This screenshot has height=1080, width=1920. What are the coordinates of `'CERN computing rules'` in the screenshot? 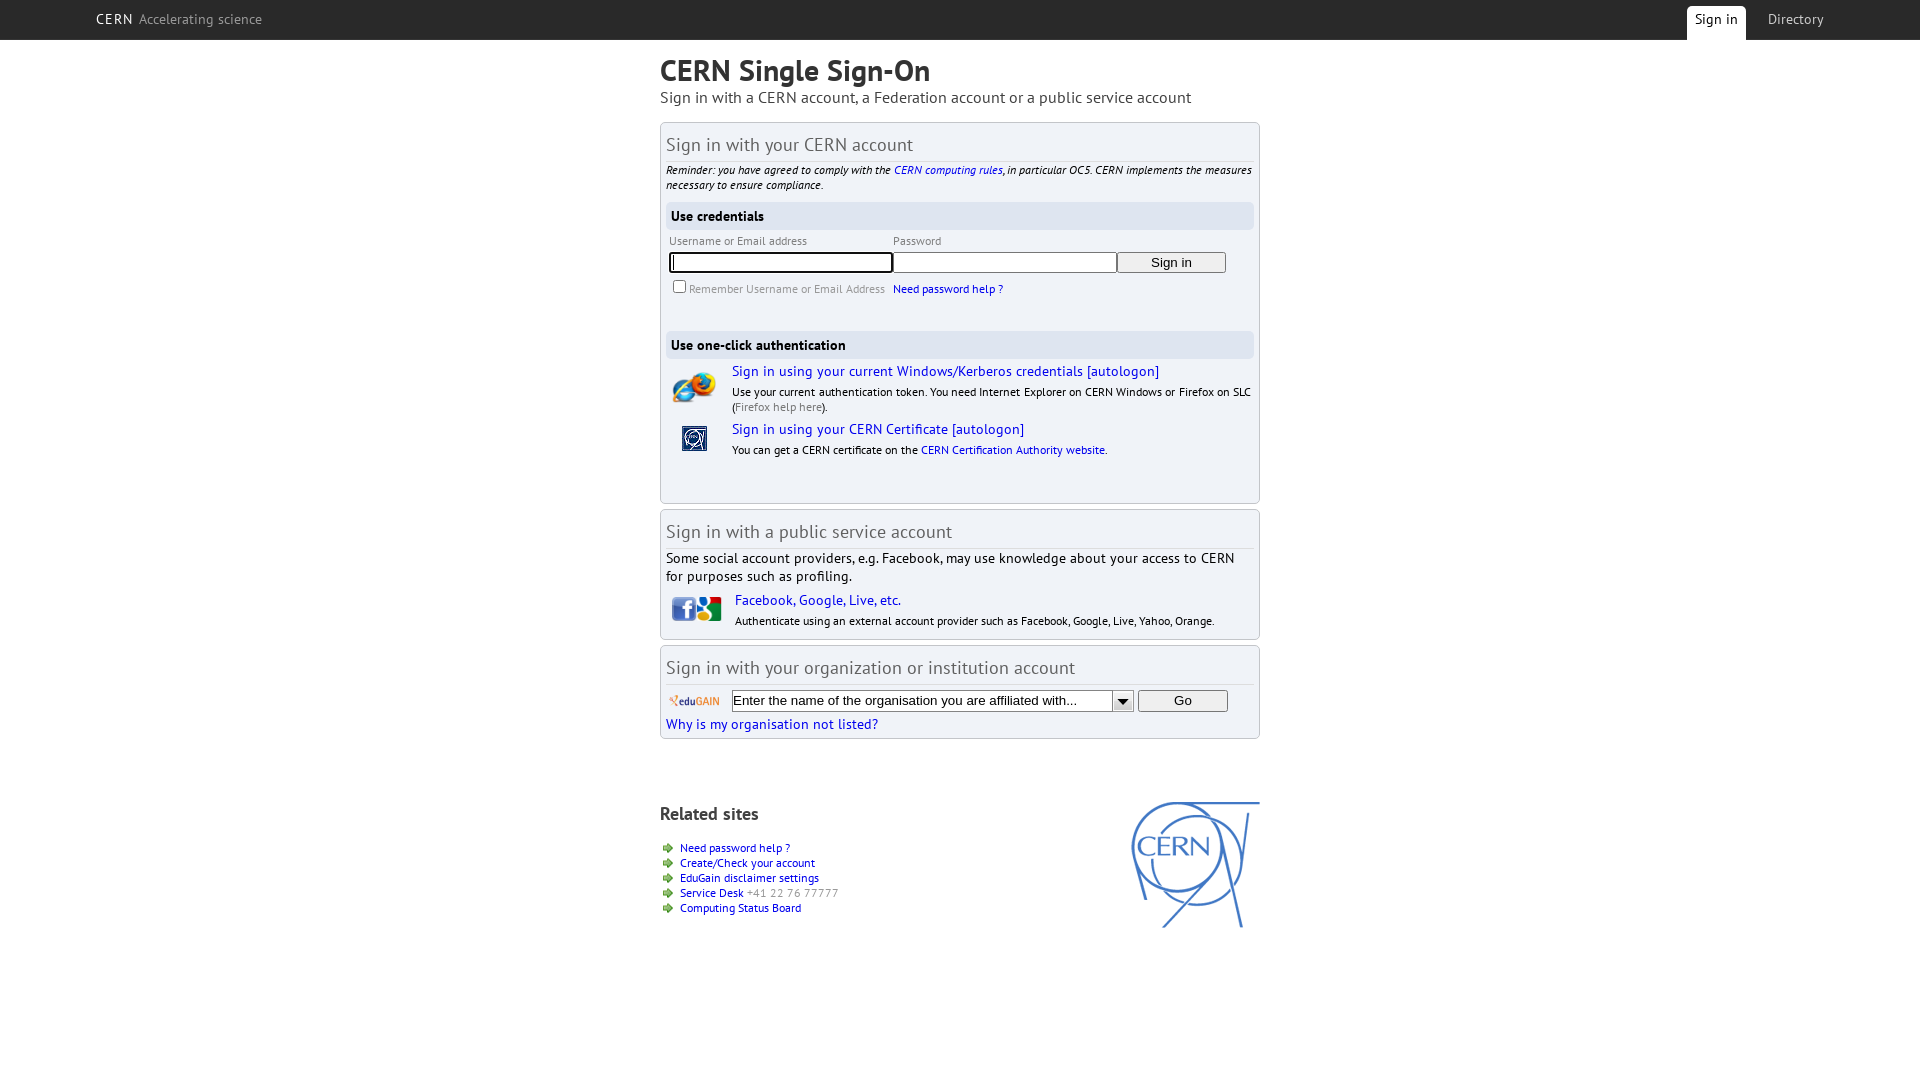 It's located at (947, 168).